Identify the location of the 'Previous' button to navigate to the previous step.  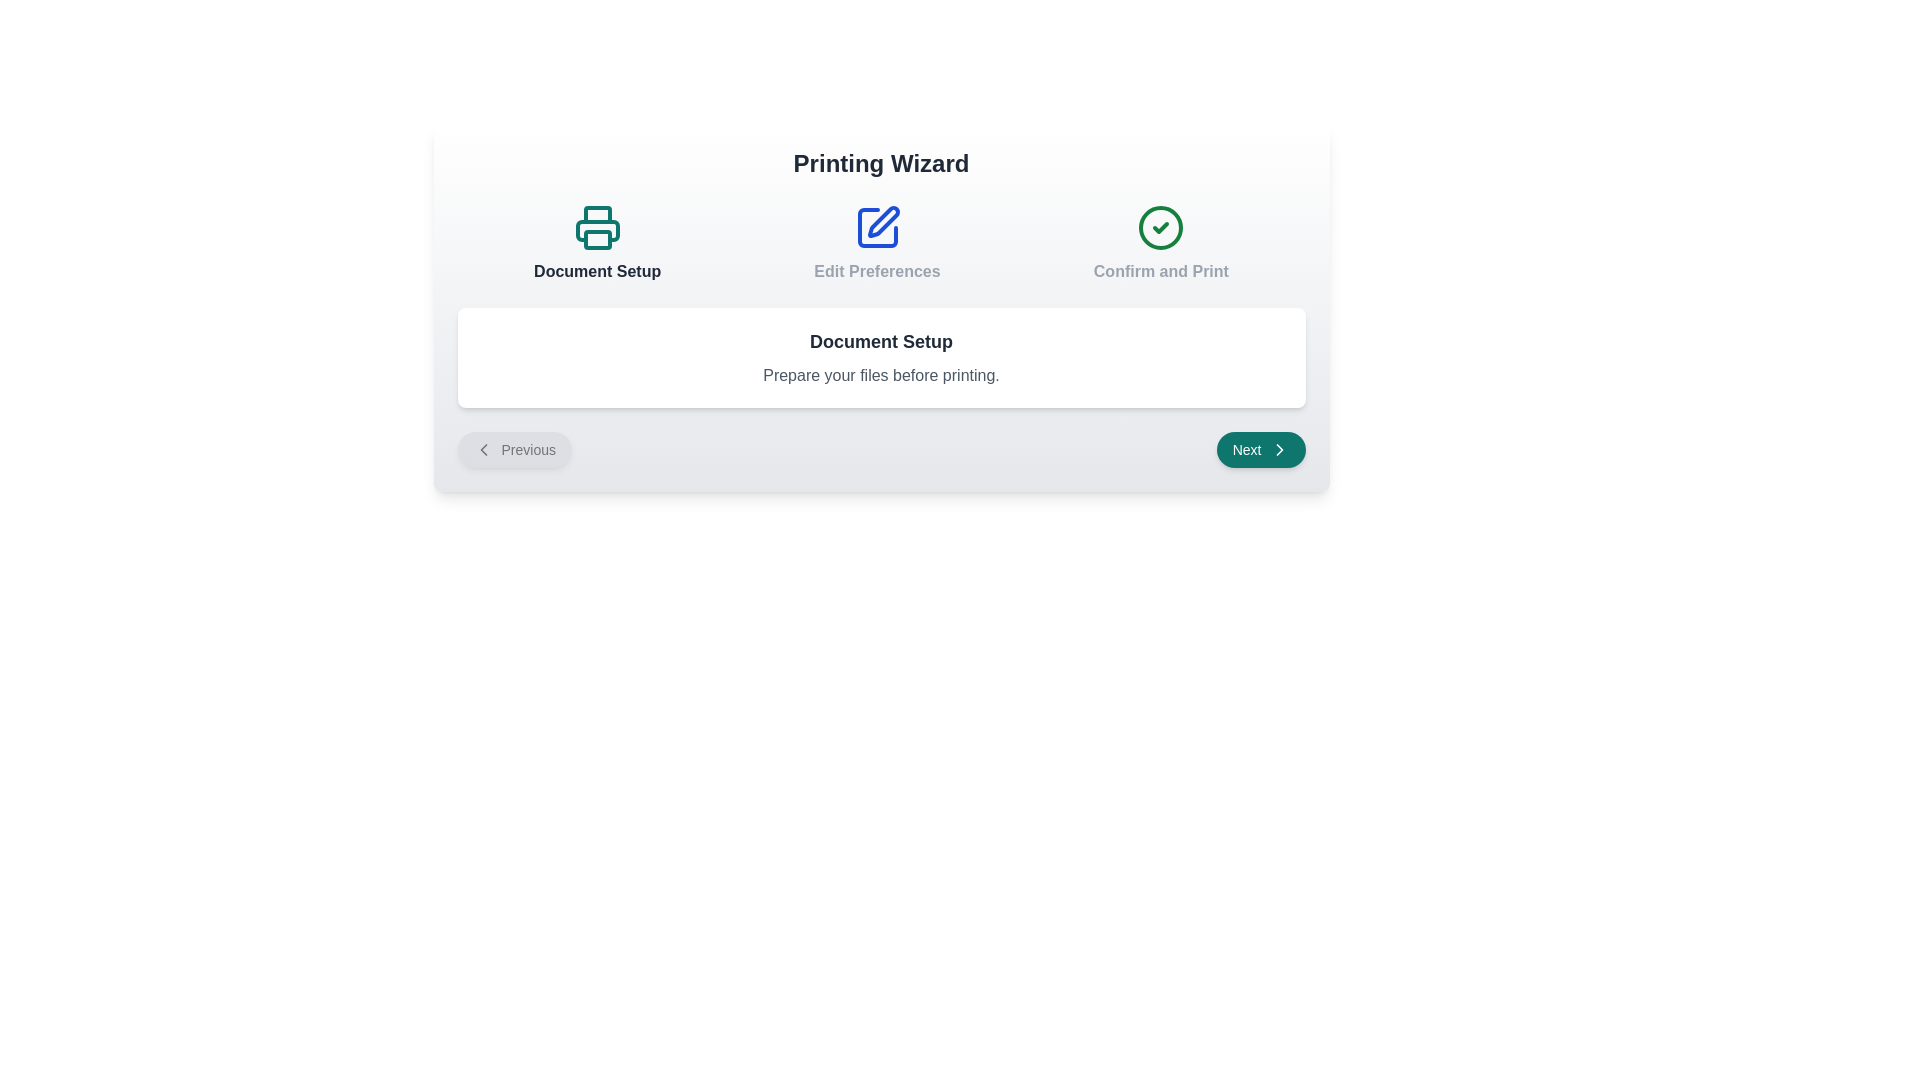
(514, 450).